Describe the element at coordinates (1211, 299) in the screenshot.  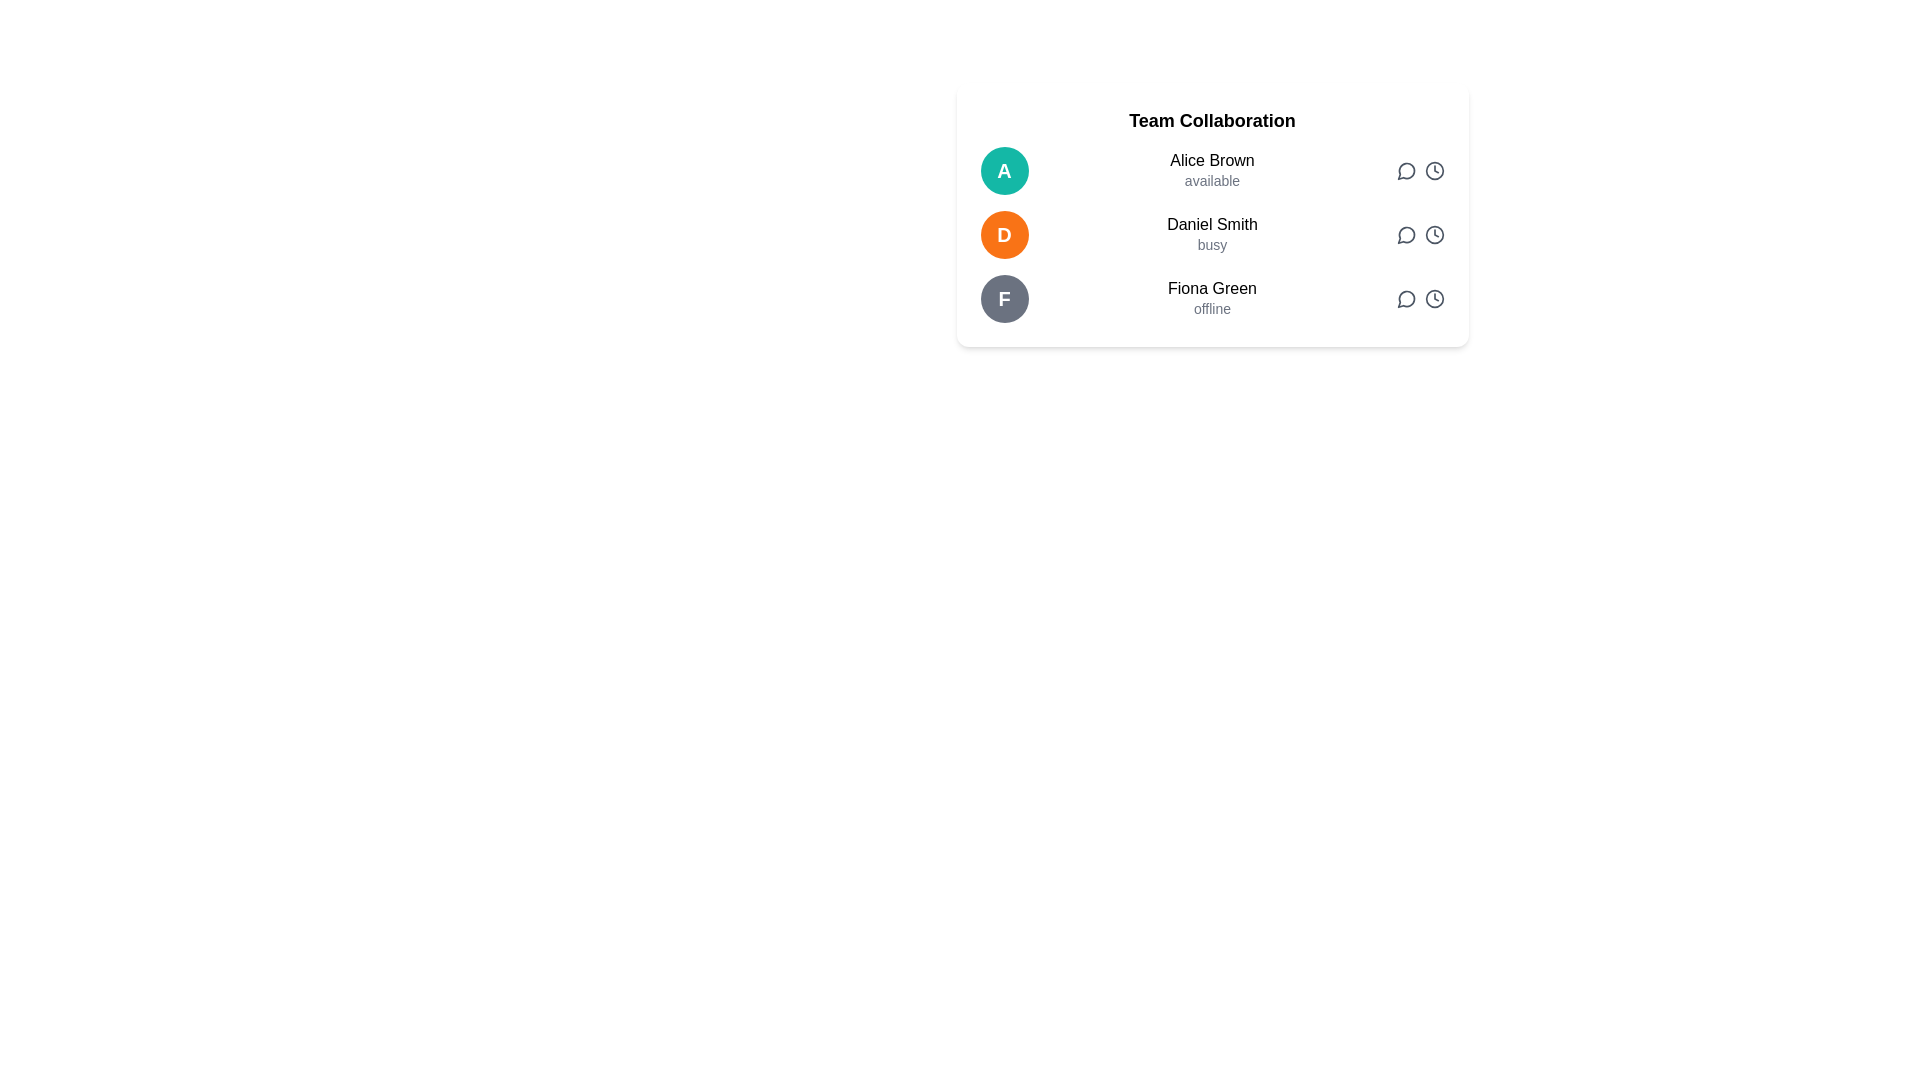
I see `the combined text displayed in the Text Display Block showing 'Fiona Green' and 'offline', which is the third entry in the user list` at that location.